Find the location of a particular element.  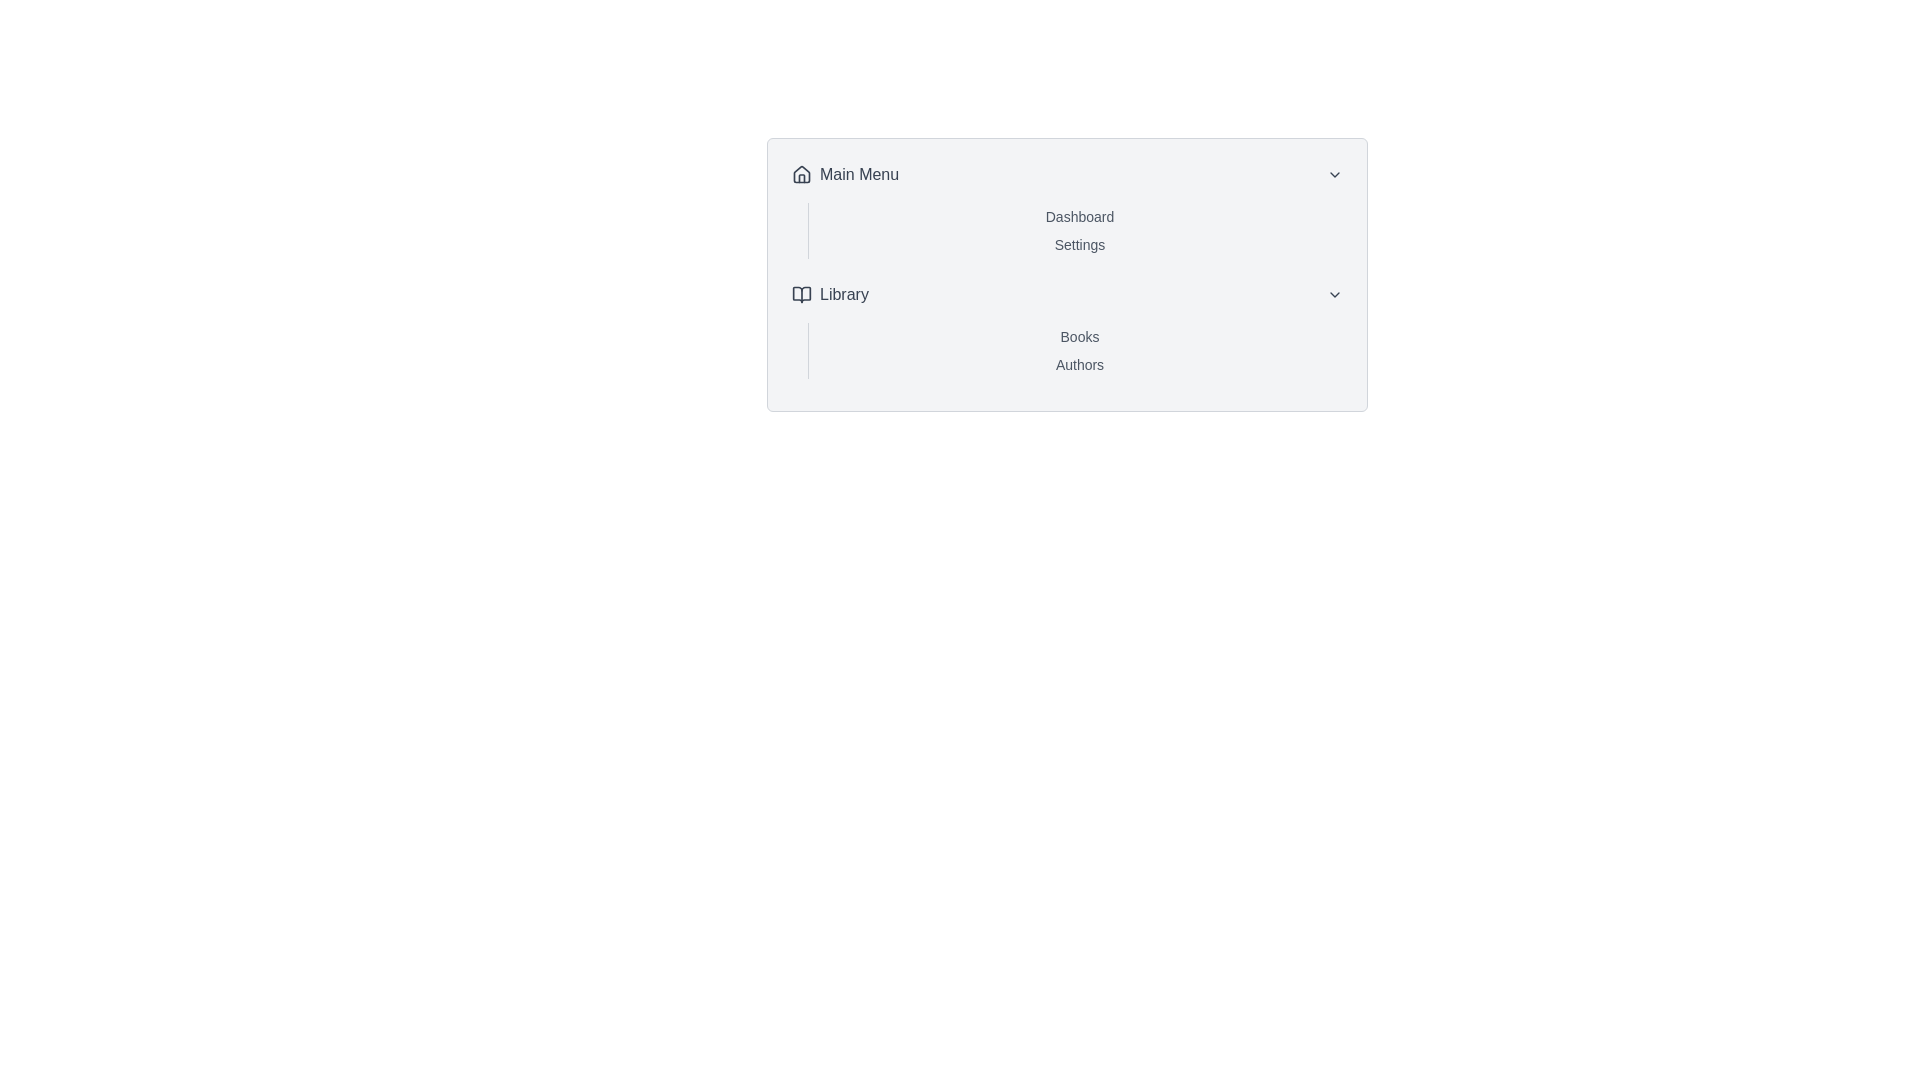

the 'Dashboard' and 'Settings' text labels in the vertical stack of the text-based navigation link group is located at coordinates (1078, 230).